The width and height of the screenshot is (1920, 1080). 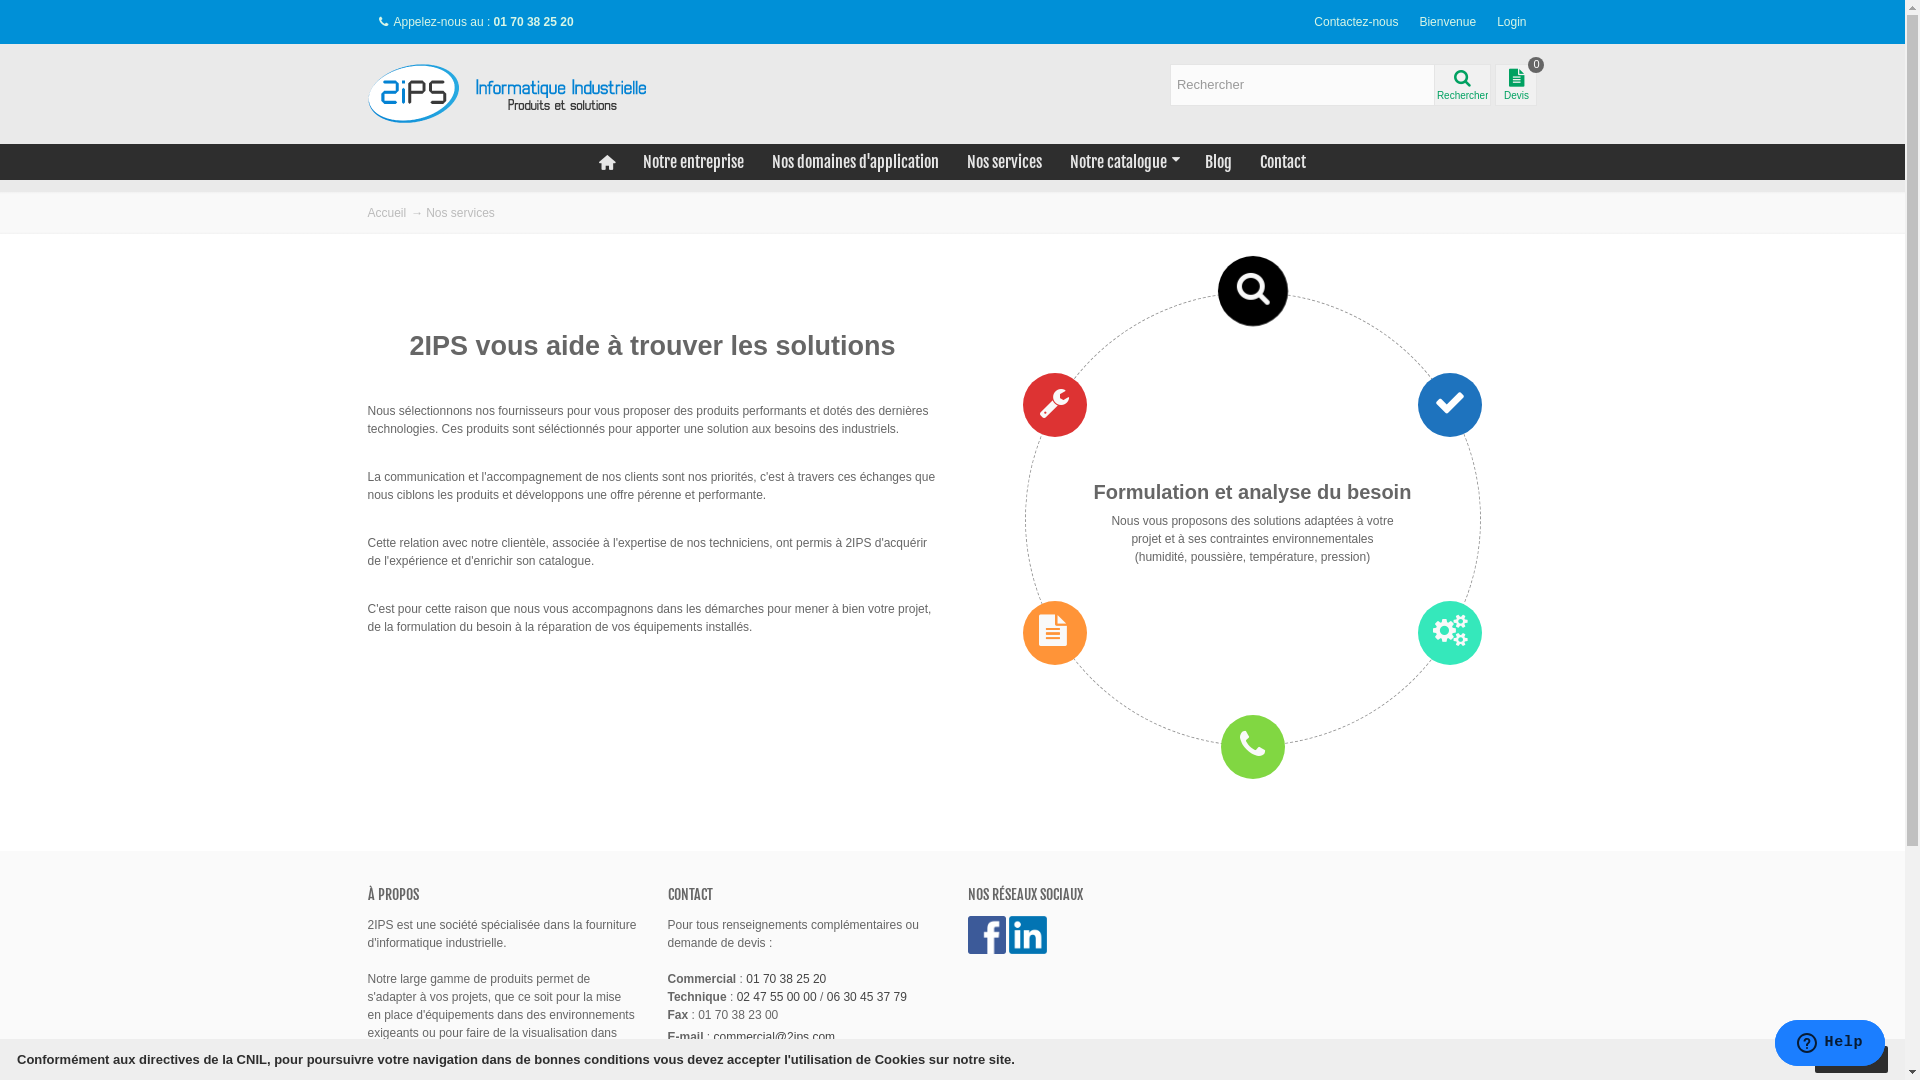 What do you see at coordinates (1486, 22) in the screenshot?
I see `'Login'` at bounding box center [1486, 22].